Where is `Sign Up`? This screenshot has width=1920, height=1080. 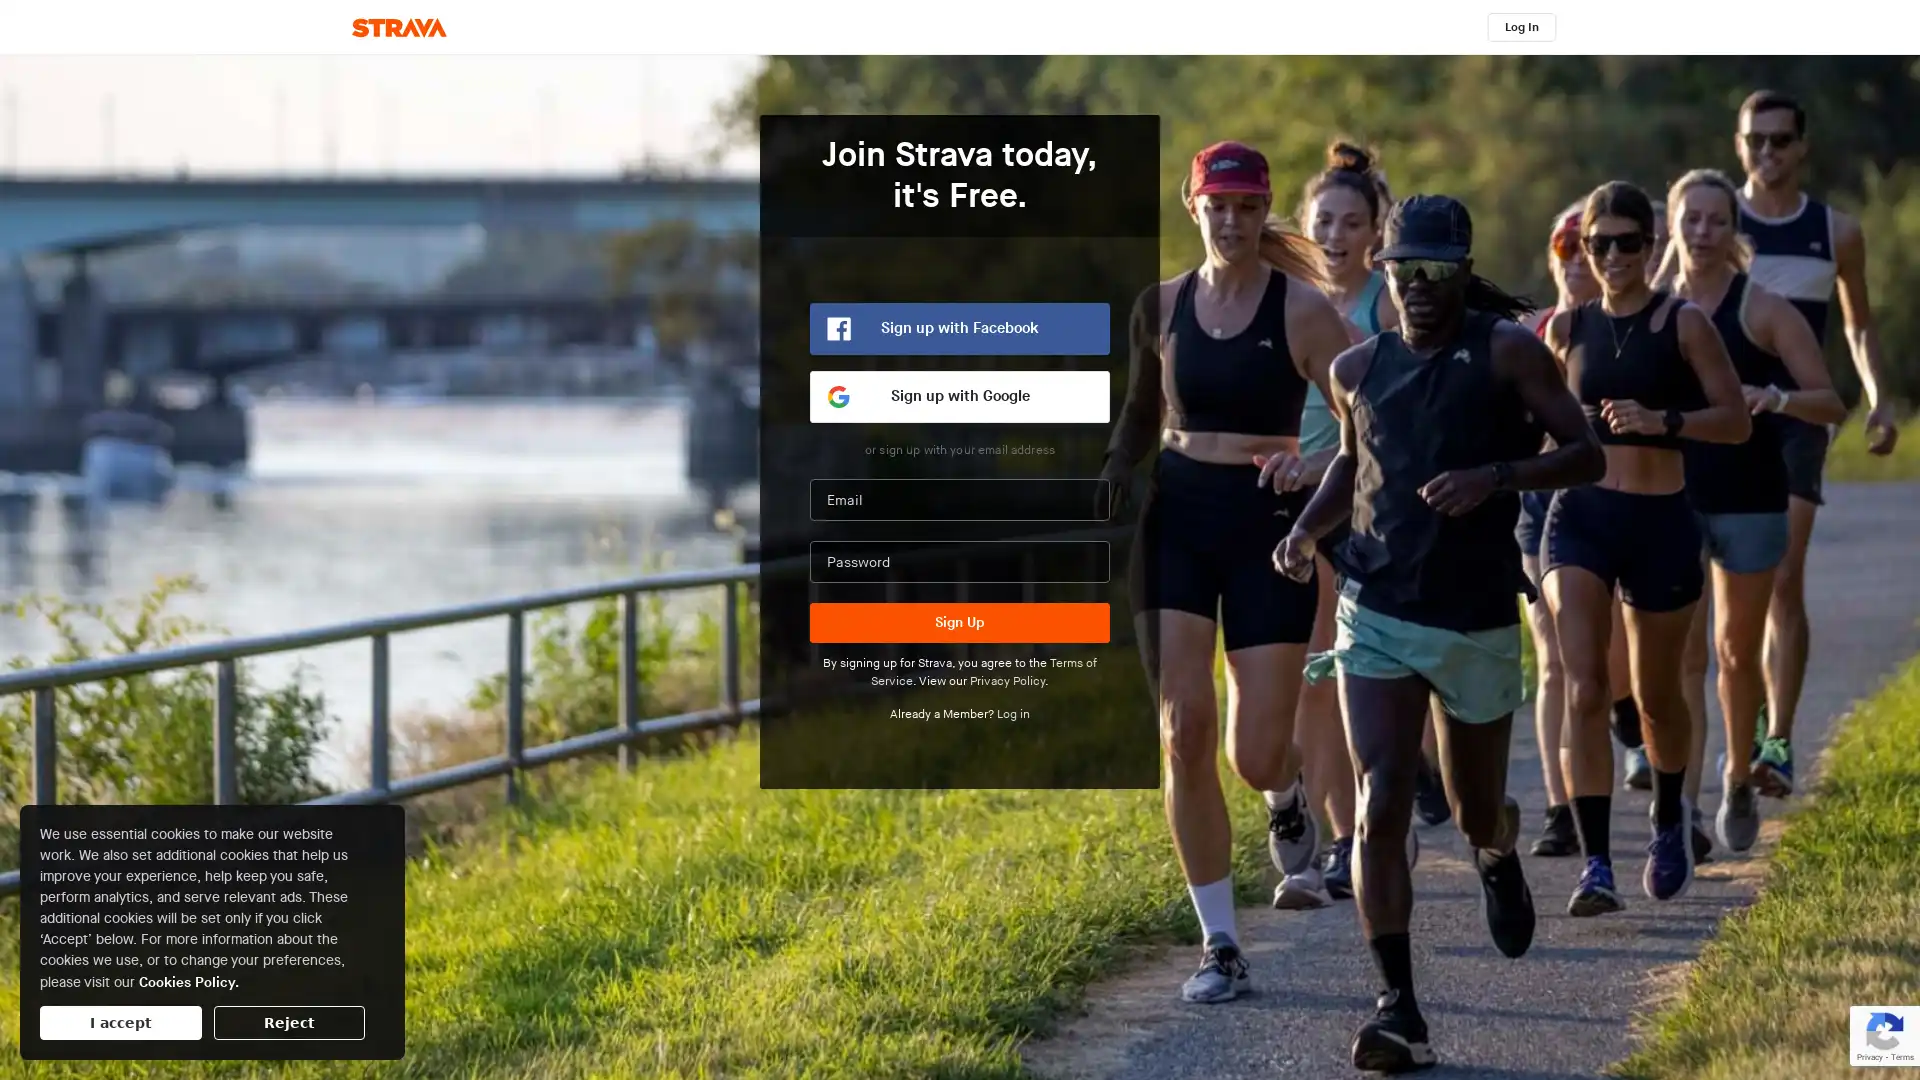 Sign Up is located at coordinates (960, 622).